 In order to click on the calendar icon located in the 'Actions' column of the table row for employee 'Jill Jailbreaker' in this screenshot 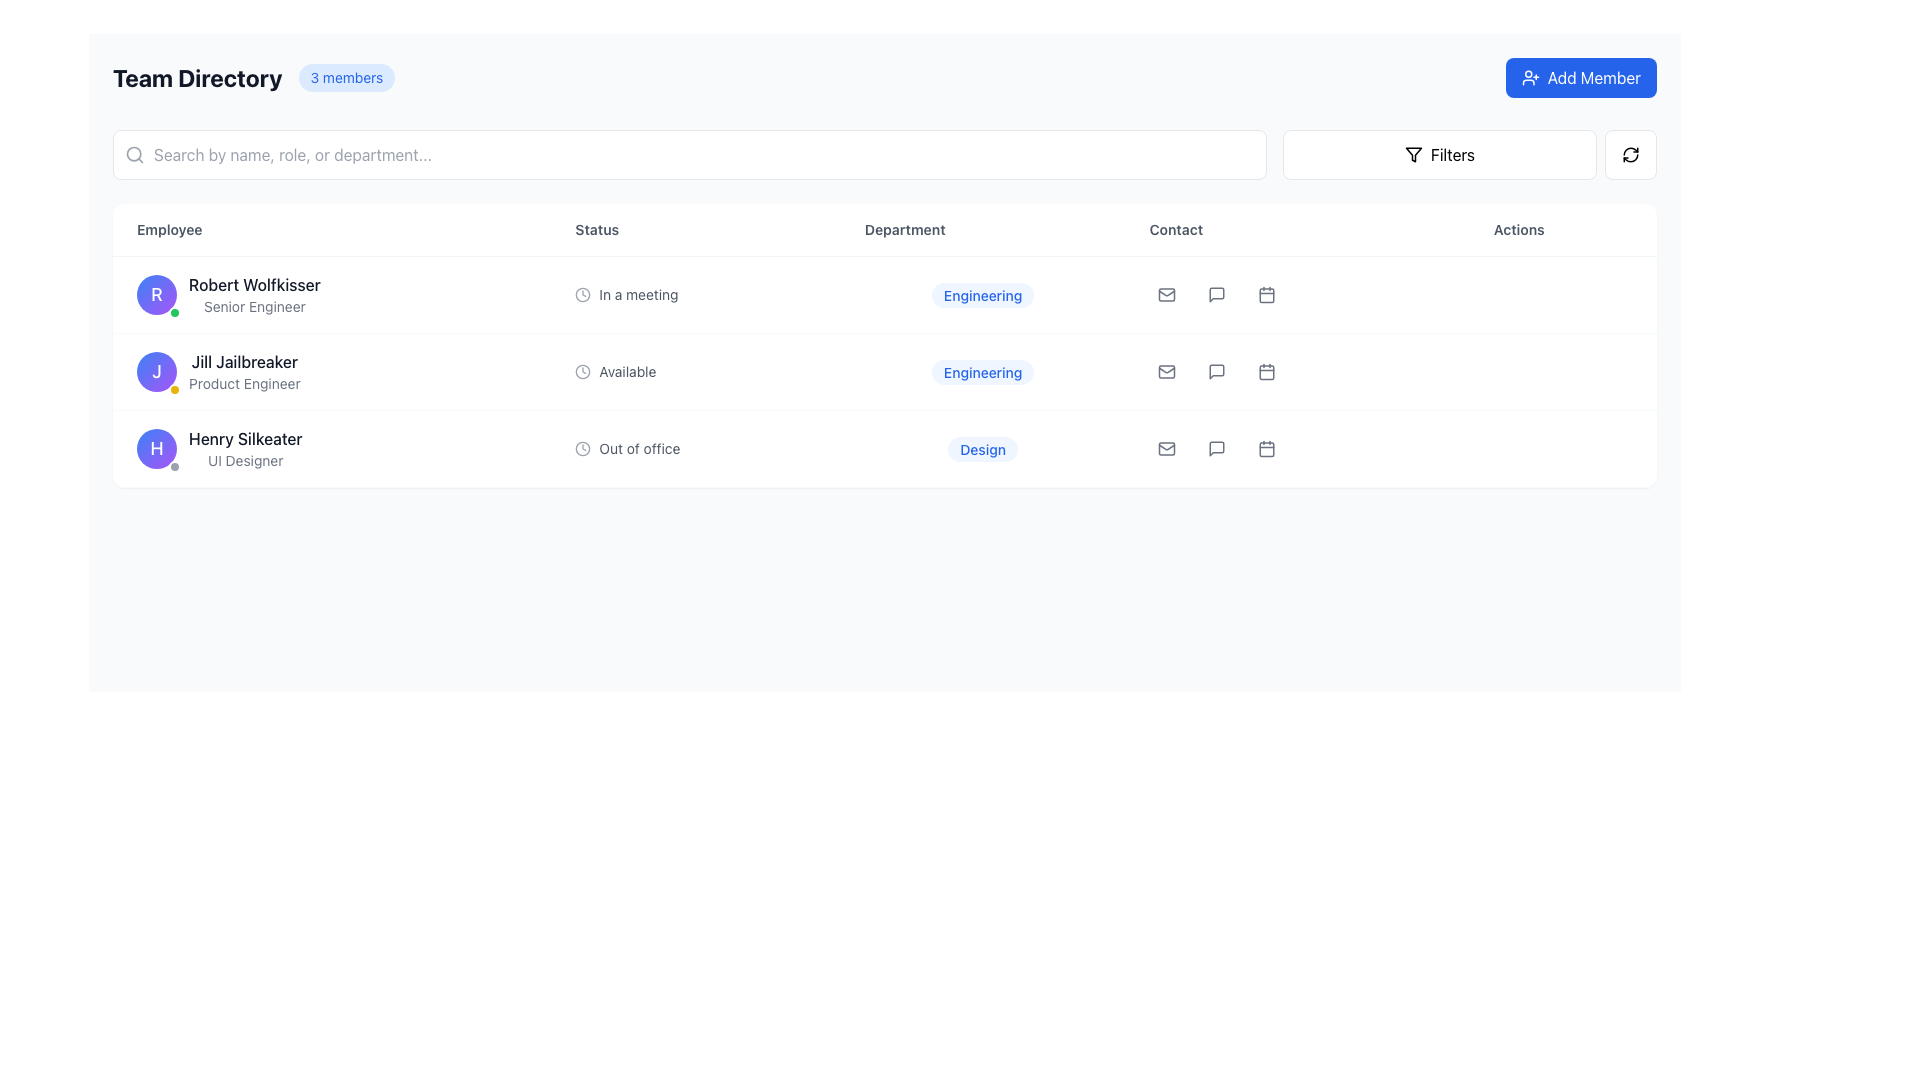, I will do `click(1265, 294)`.